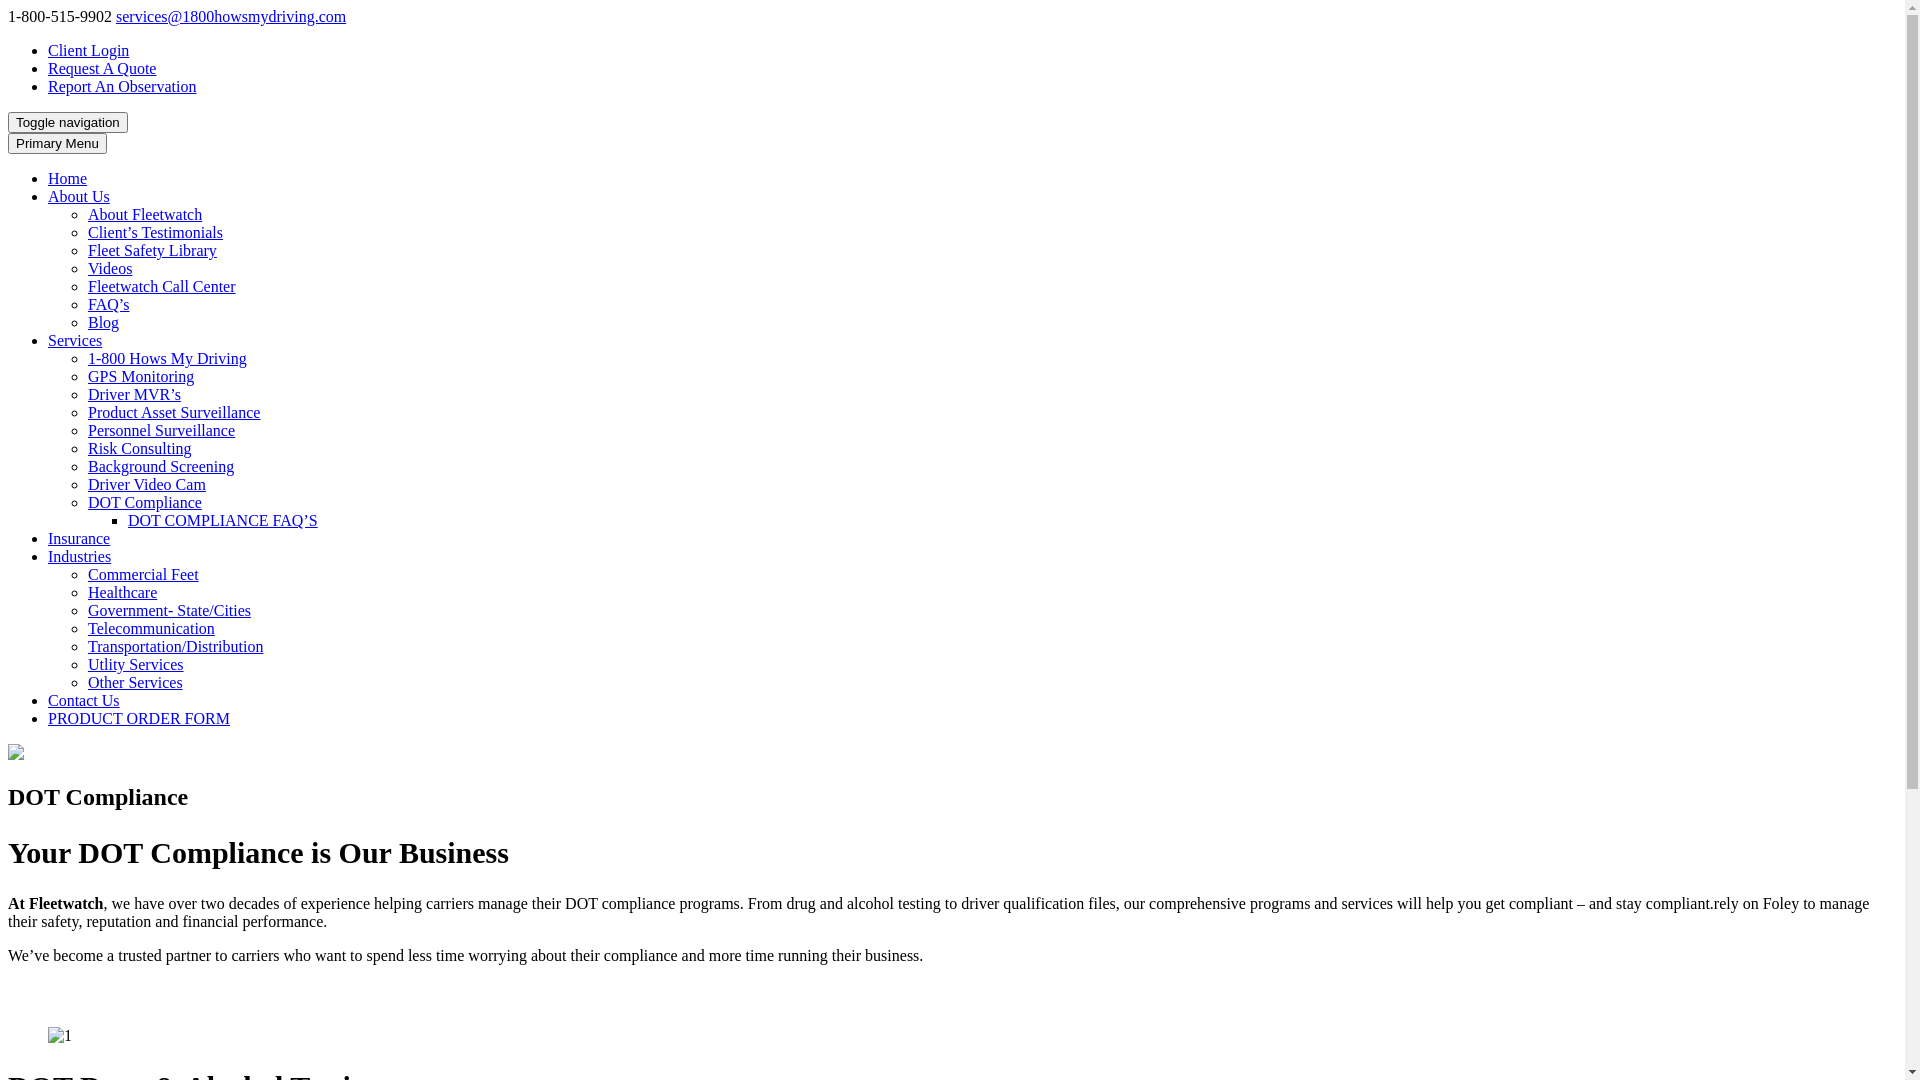 This screenshot has height=1080, width=1920. What do you see at coordinates (57, 142) in the screenshot?
I see `'Primary Menu'` at bounding box center [57, 142].